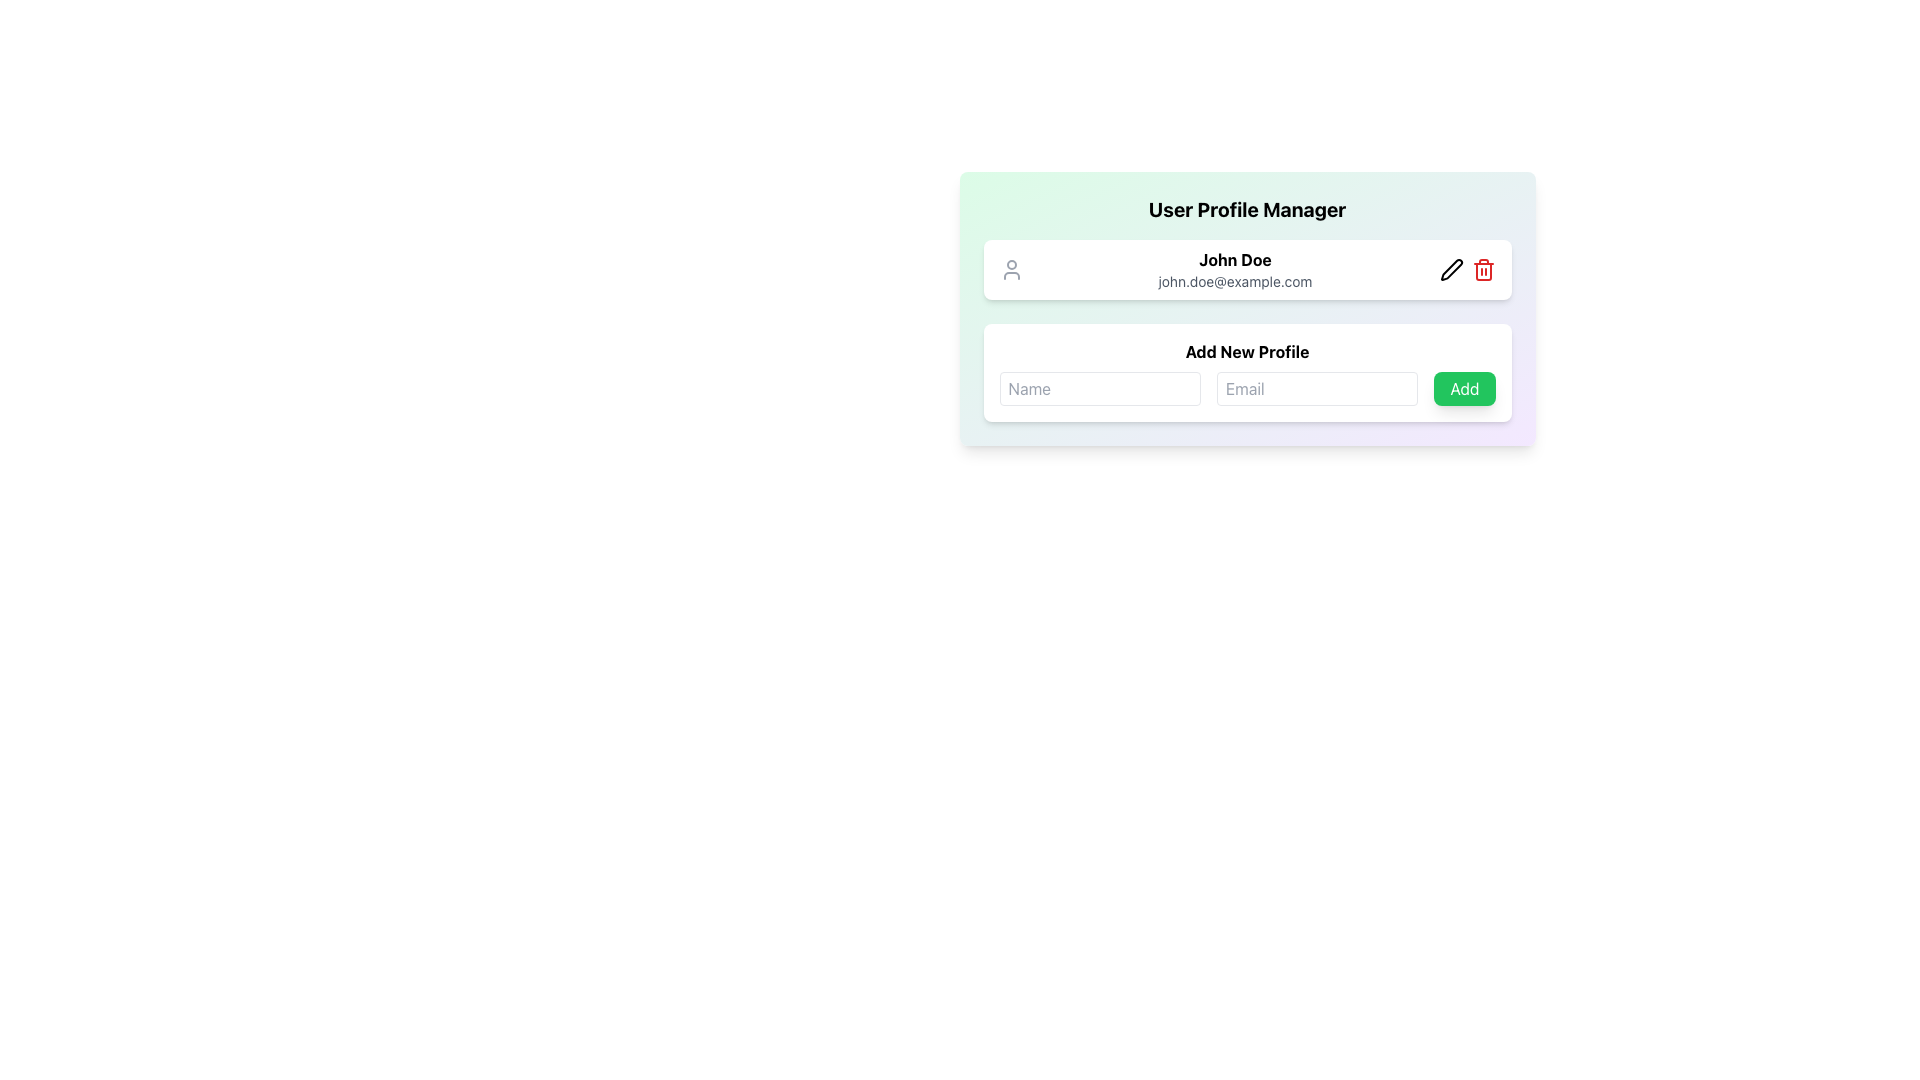  What do you see at coordinates (1483, 270) in the screenshot?
I see `the red trash can icon button located at the top-right corner of John Doe's profile card` at bounding box center [1483, 270].